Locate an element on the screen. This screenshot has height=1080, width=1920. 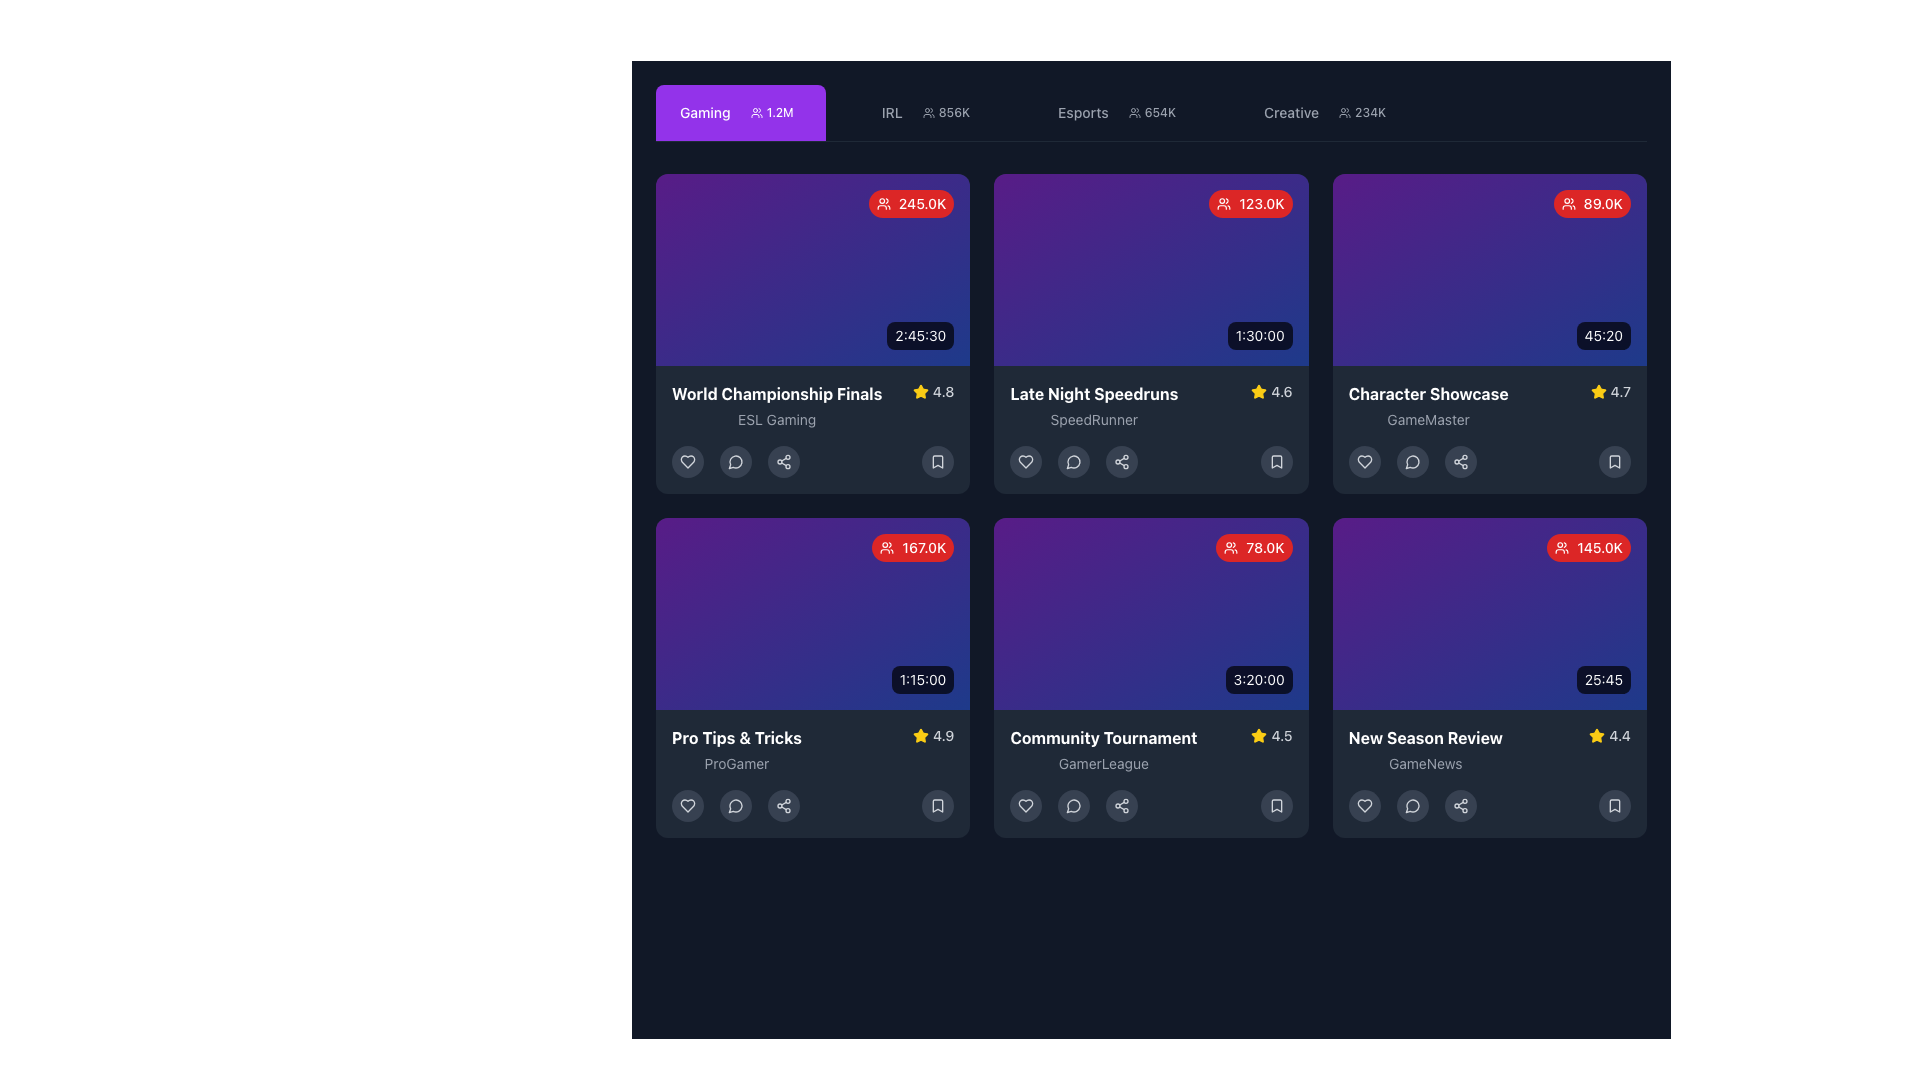
the card with a dark background featuring a red badge displaying '89.0K' in the top-right corner is located at coordinates (1489, 333).